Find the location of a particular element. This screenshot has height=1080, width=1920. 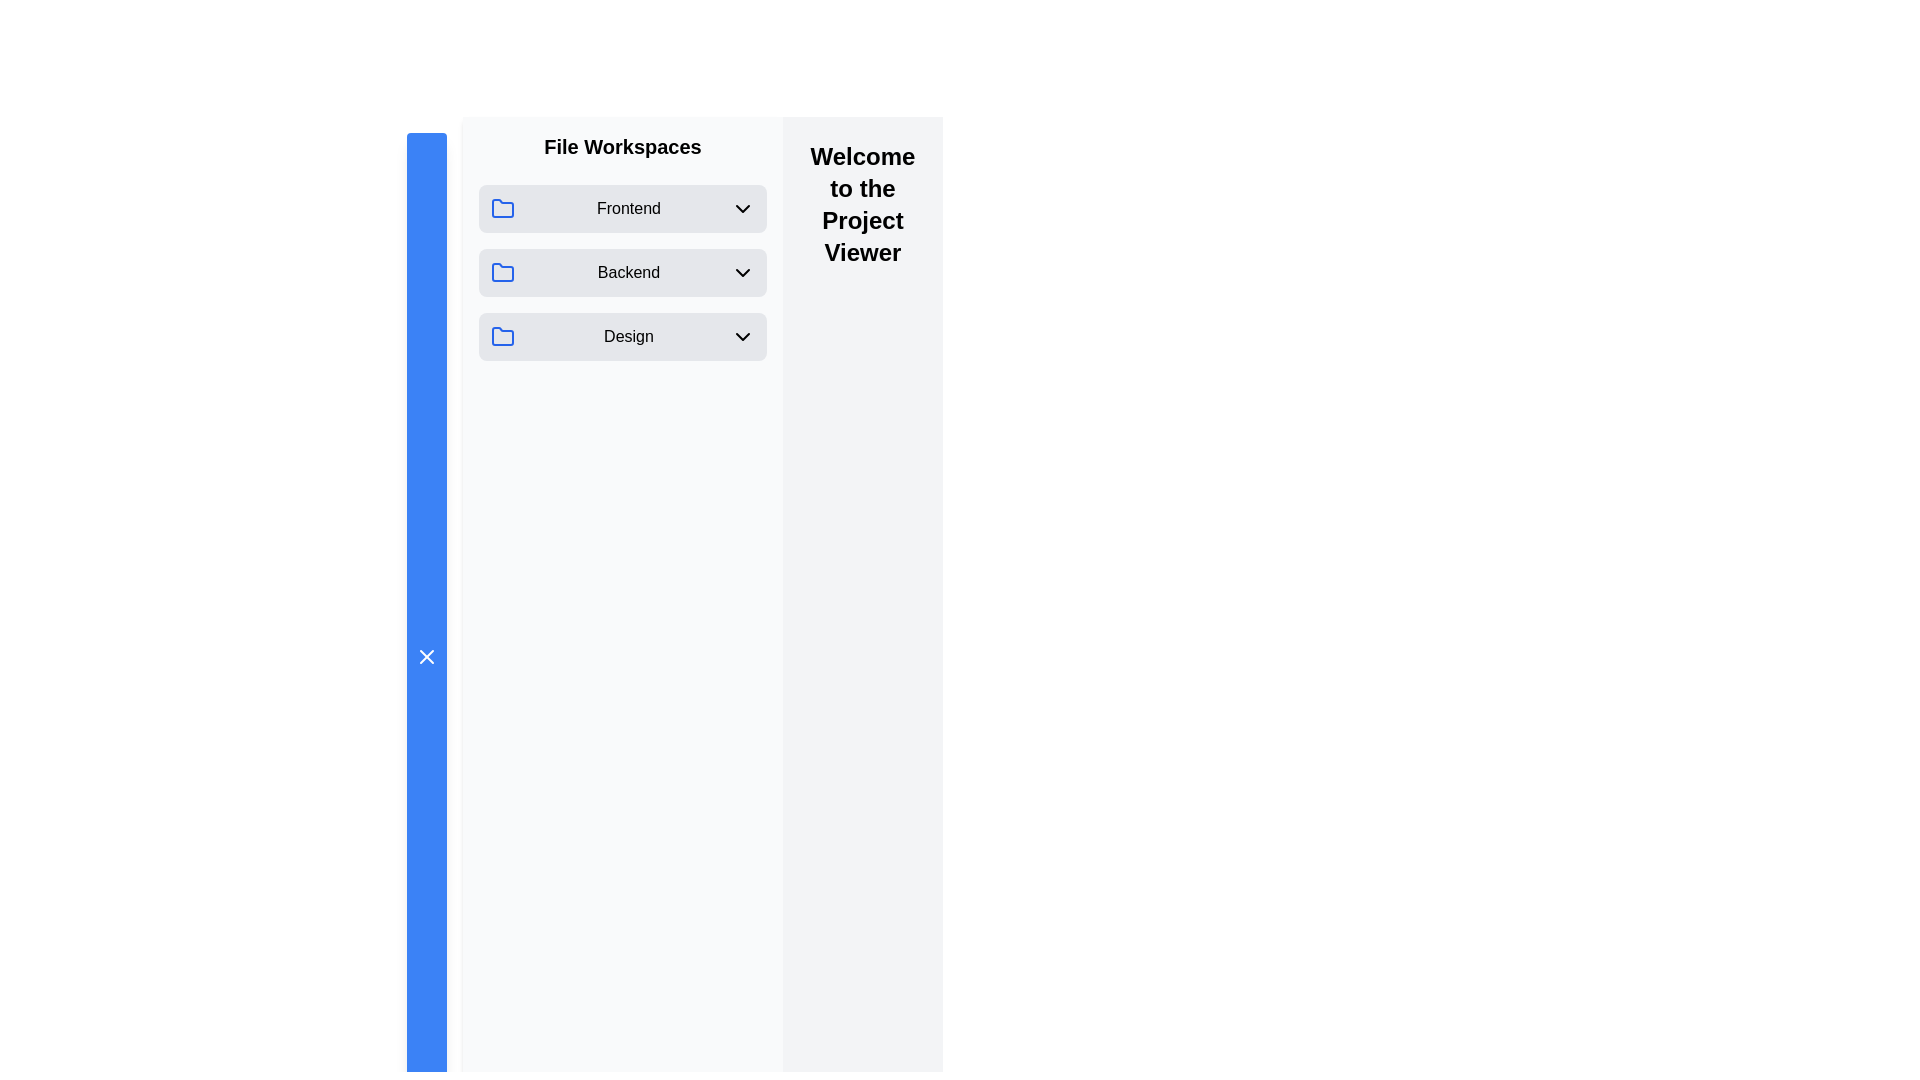

the folder icon with a blue outline, which is the second item in the vertical list of folder icons in the sidebar, located below the 'Frontend' icon is located at coordinates (503, 272).